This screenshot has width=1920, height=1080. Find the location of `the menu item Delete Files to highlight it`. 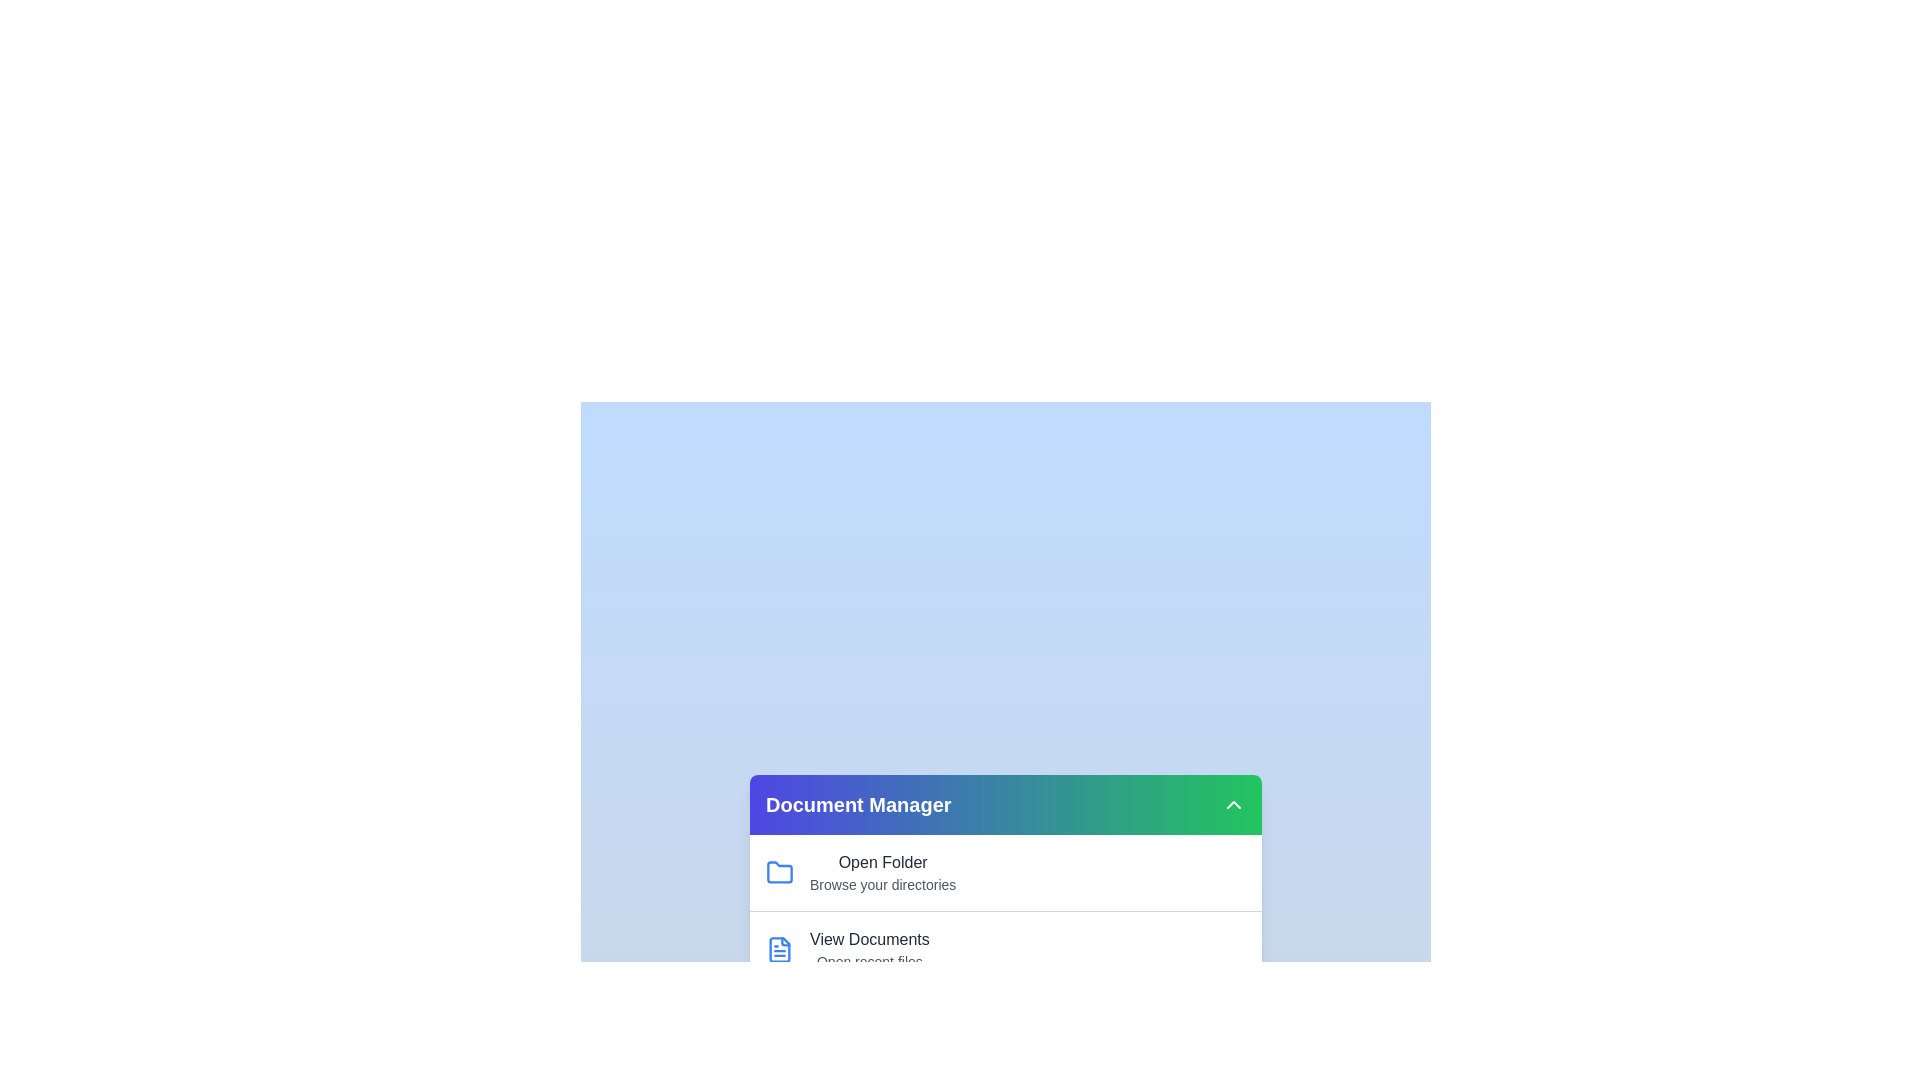

the menu item Delete Files to highlight it is located at coordinates (891, 1017).